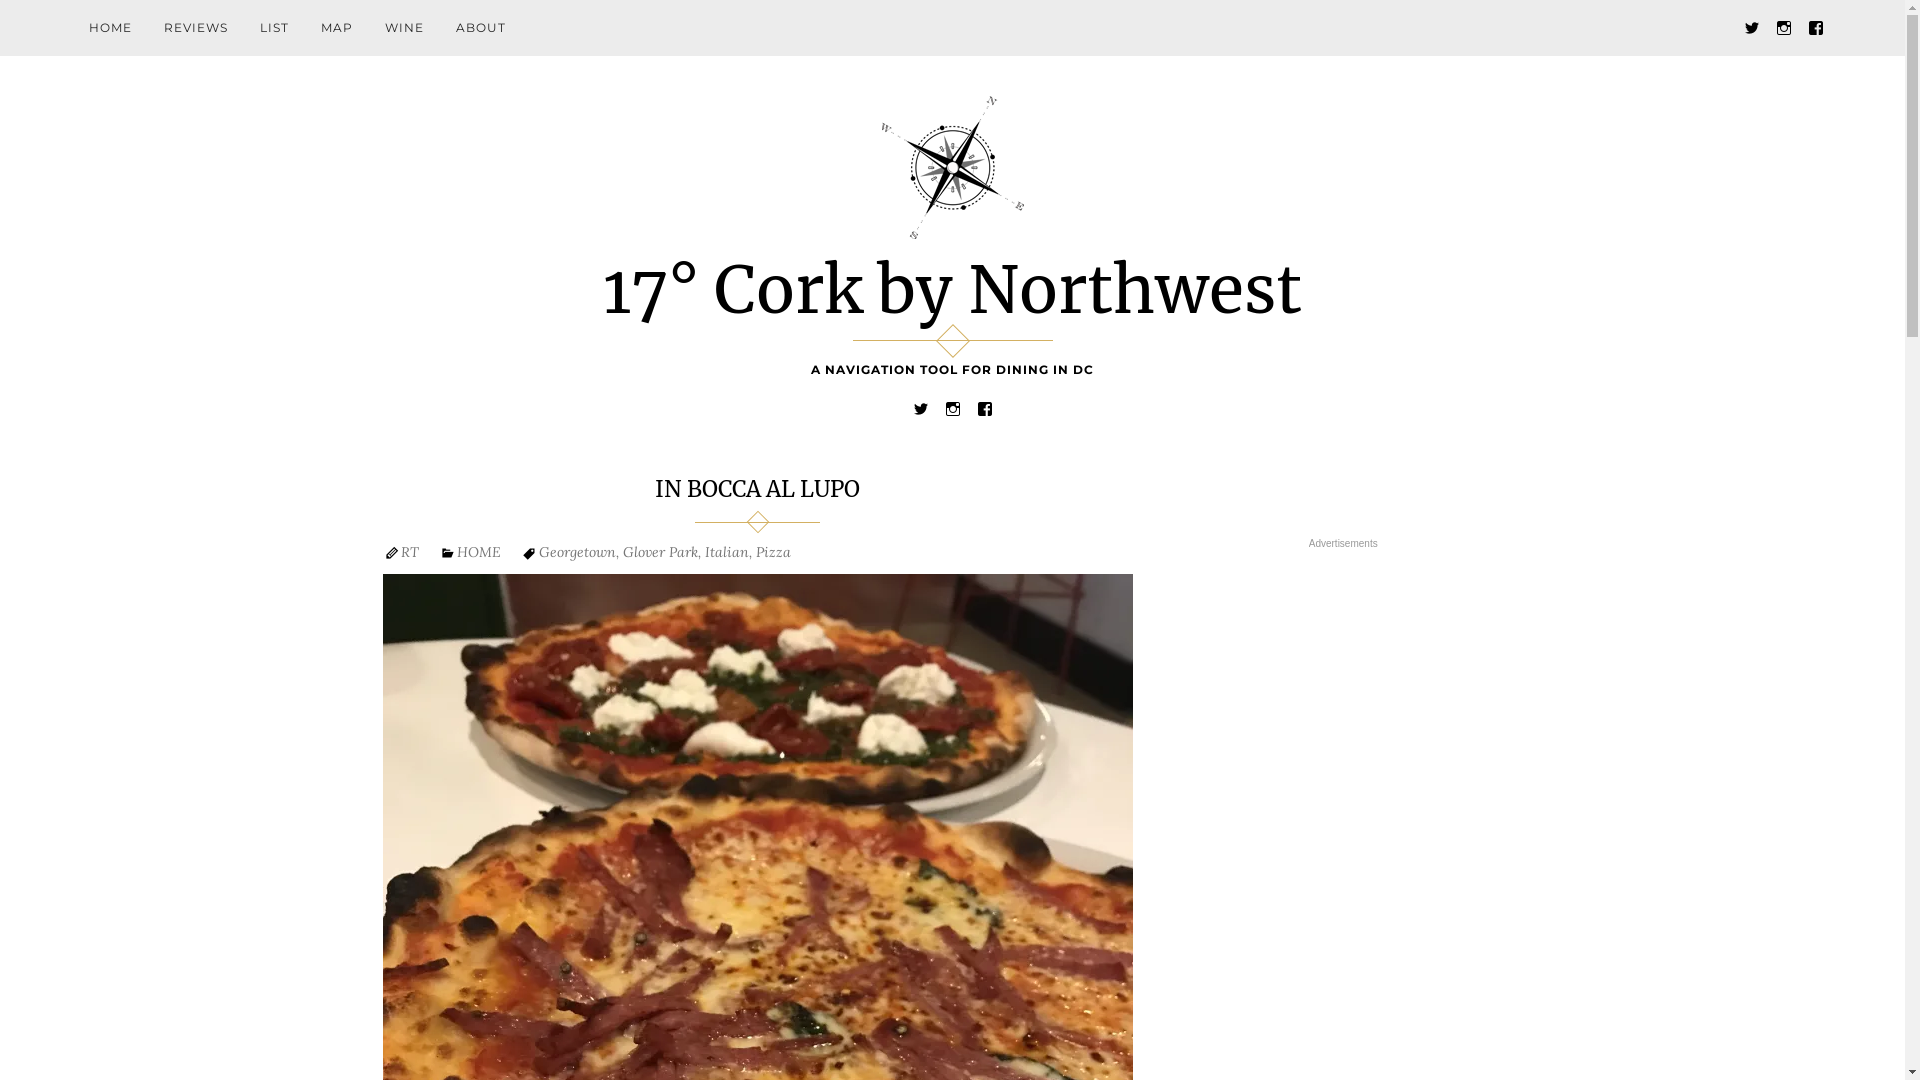 Image resolution: width=1920 pixels, height=1080 pixels. What do you see at coordinates (575, 551) in the screenshot?
I see `'Georgetown'` at bounding box center [575, 551].